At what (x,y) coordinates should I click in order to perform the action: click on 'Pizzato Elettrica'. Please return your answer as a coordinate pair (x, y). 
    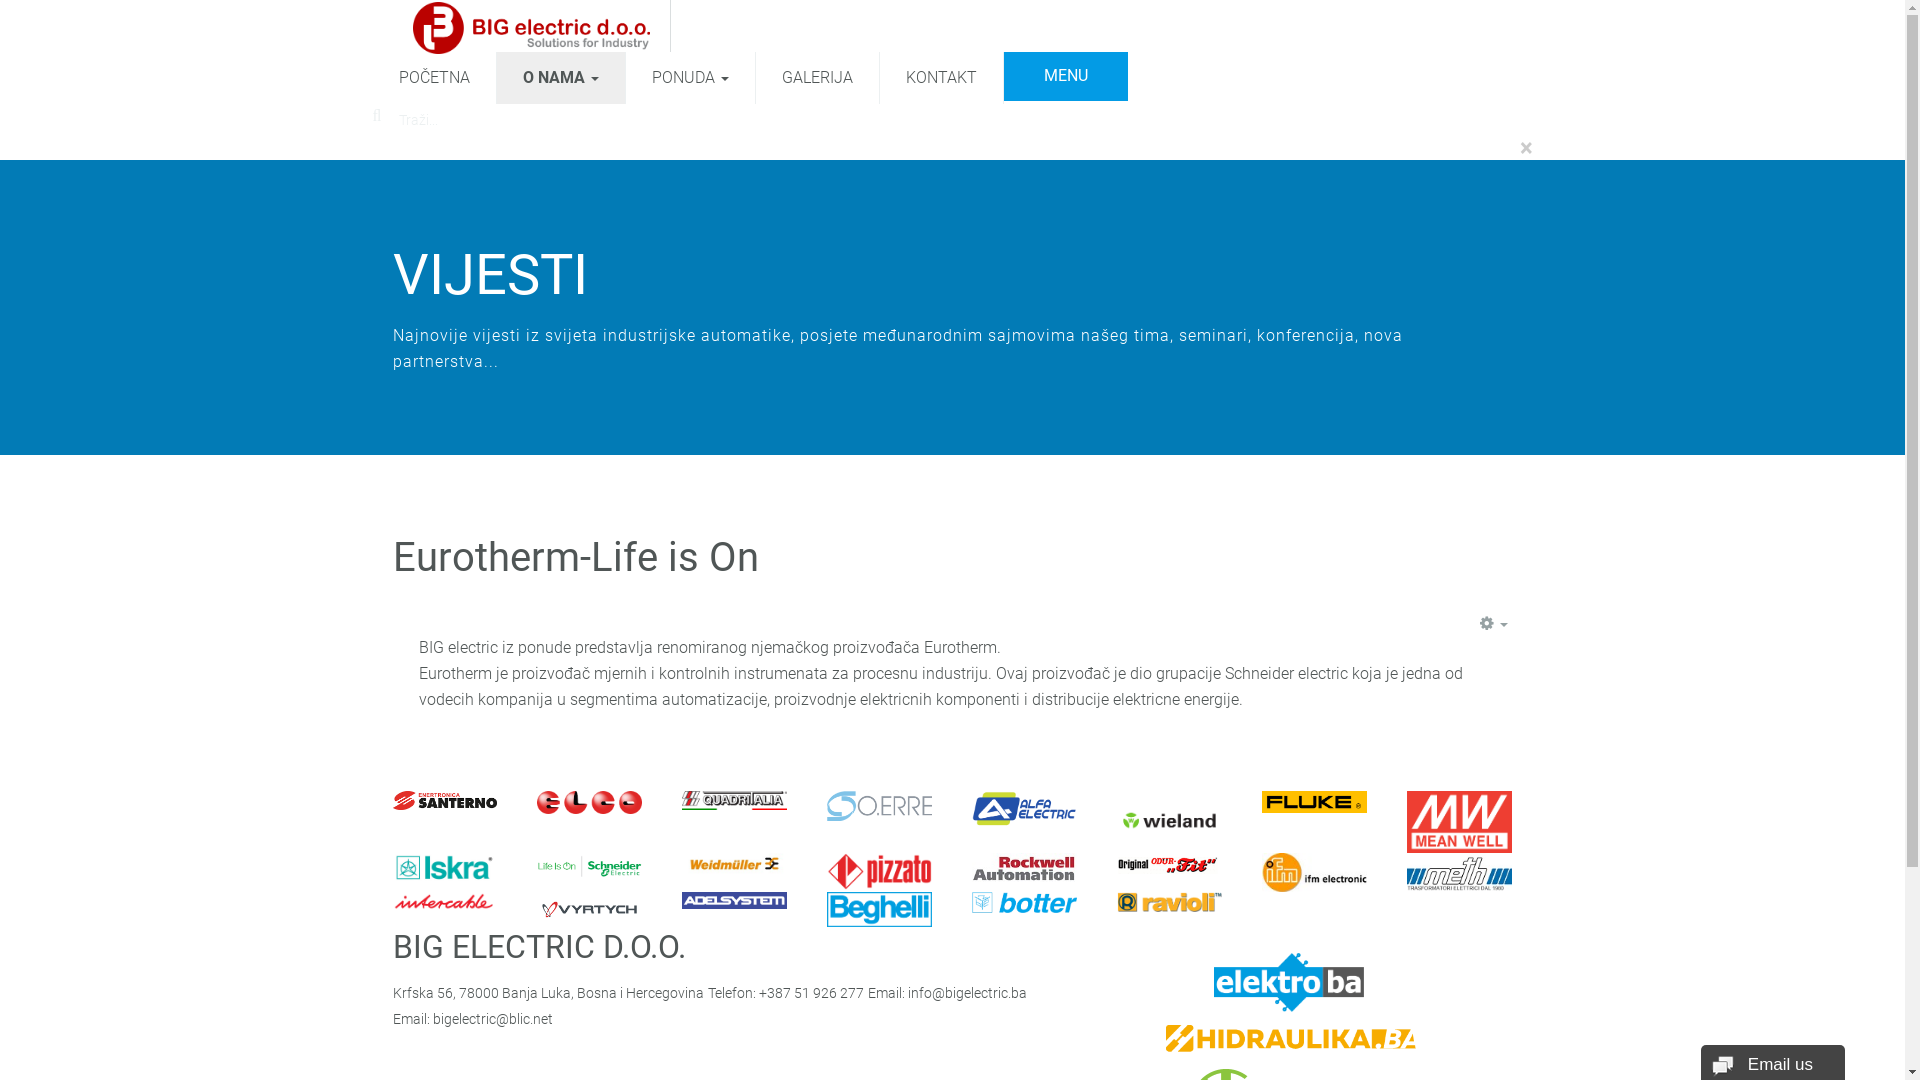
    Looking at the image, I should click on (879, 870).